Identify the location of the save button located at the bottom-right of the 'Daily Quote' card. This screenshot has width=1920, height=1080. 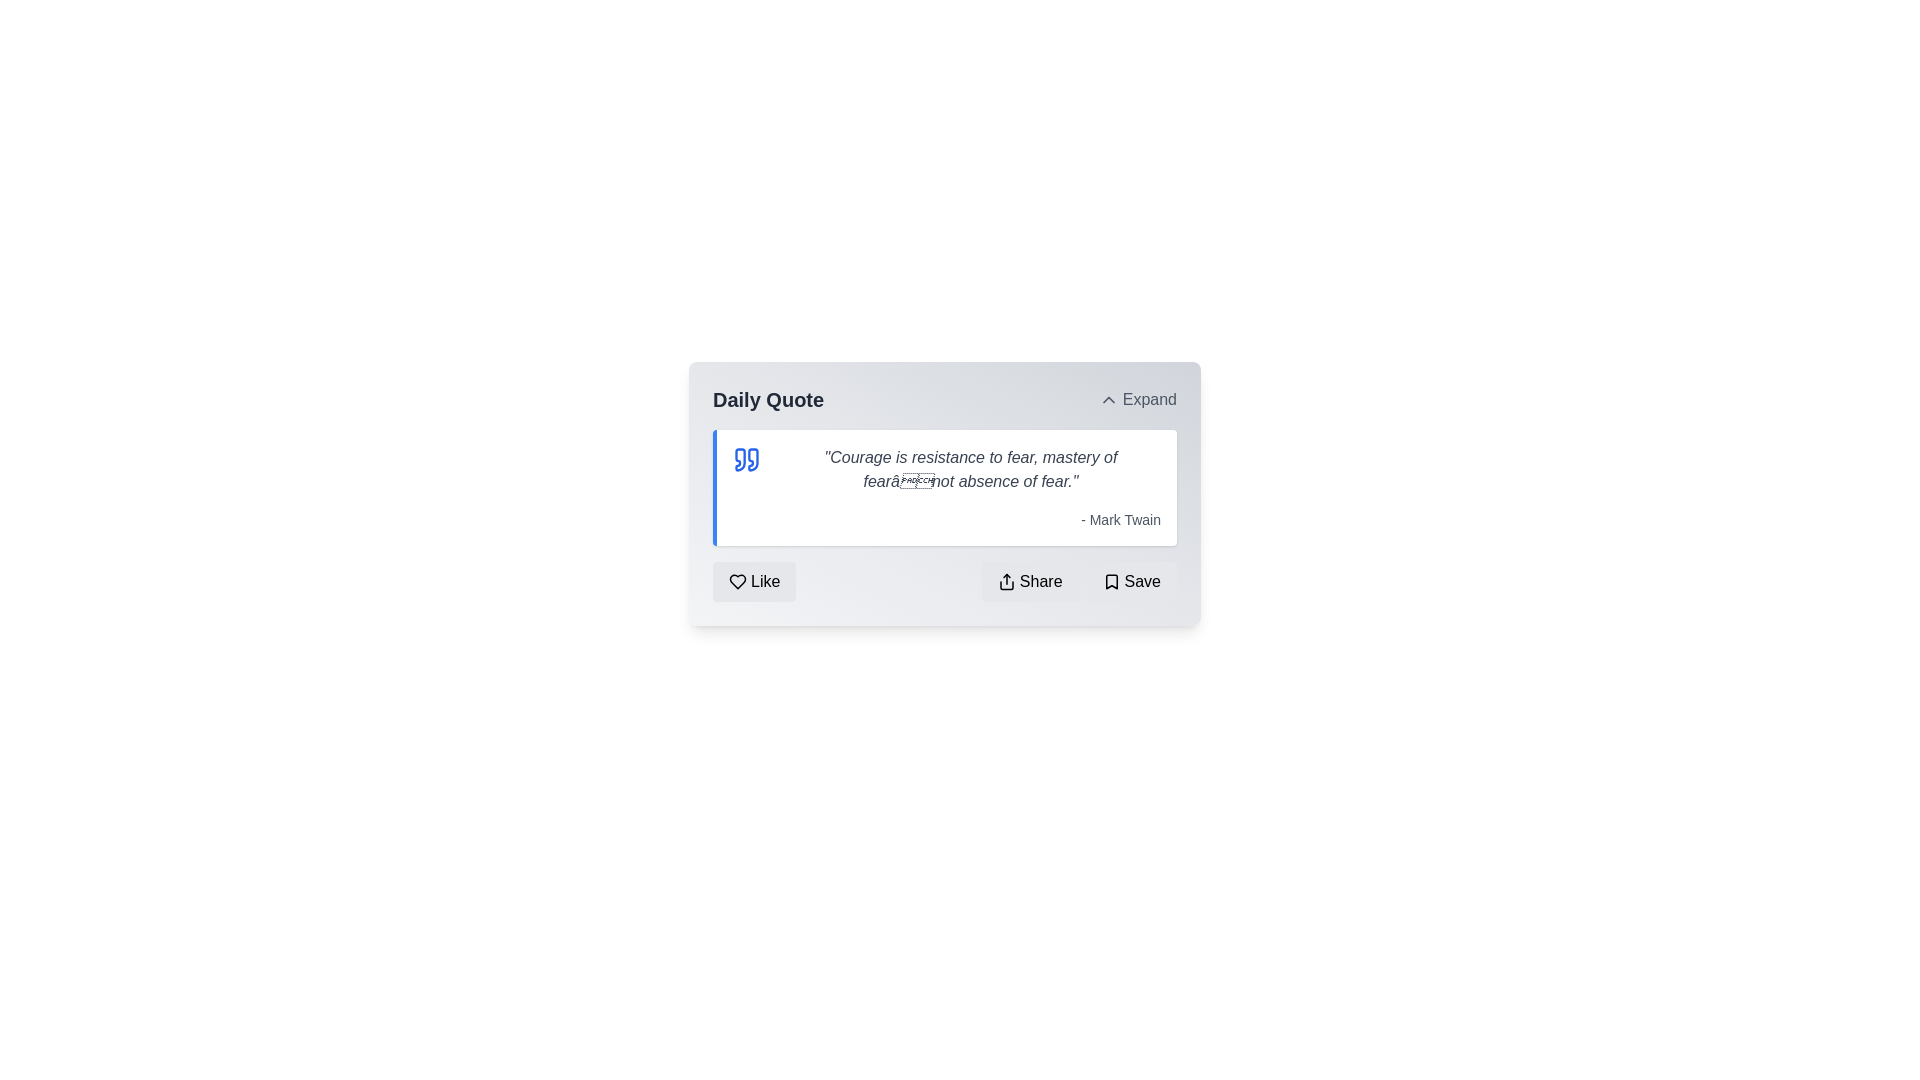
(1131, 582).